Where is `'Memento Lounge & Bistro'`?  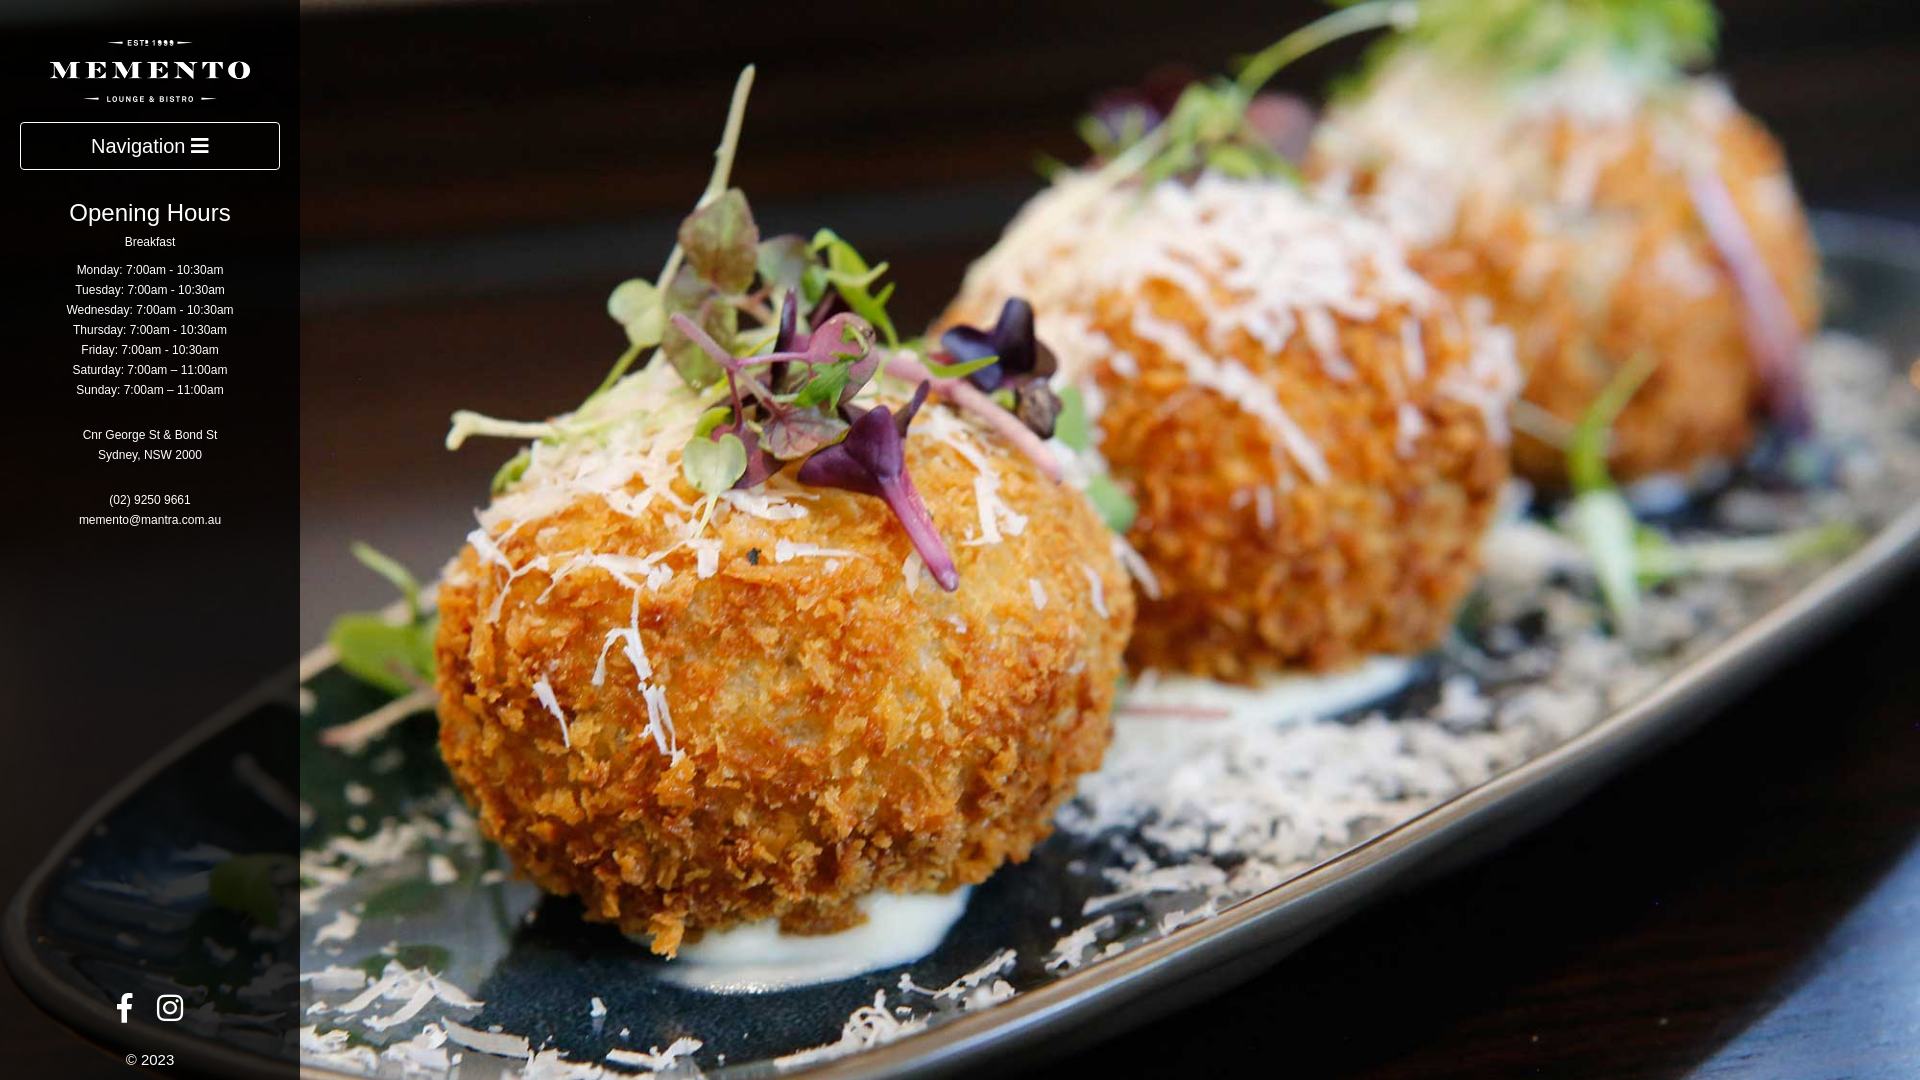
'Memento Lounge & Bistro' is located at coordinates (148, 68).